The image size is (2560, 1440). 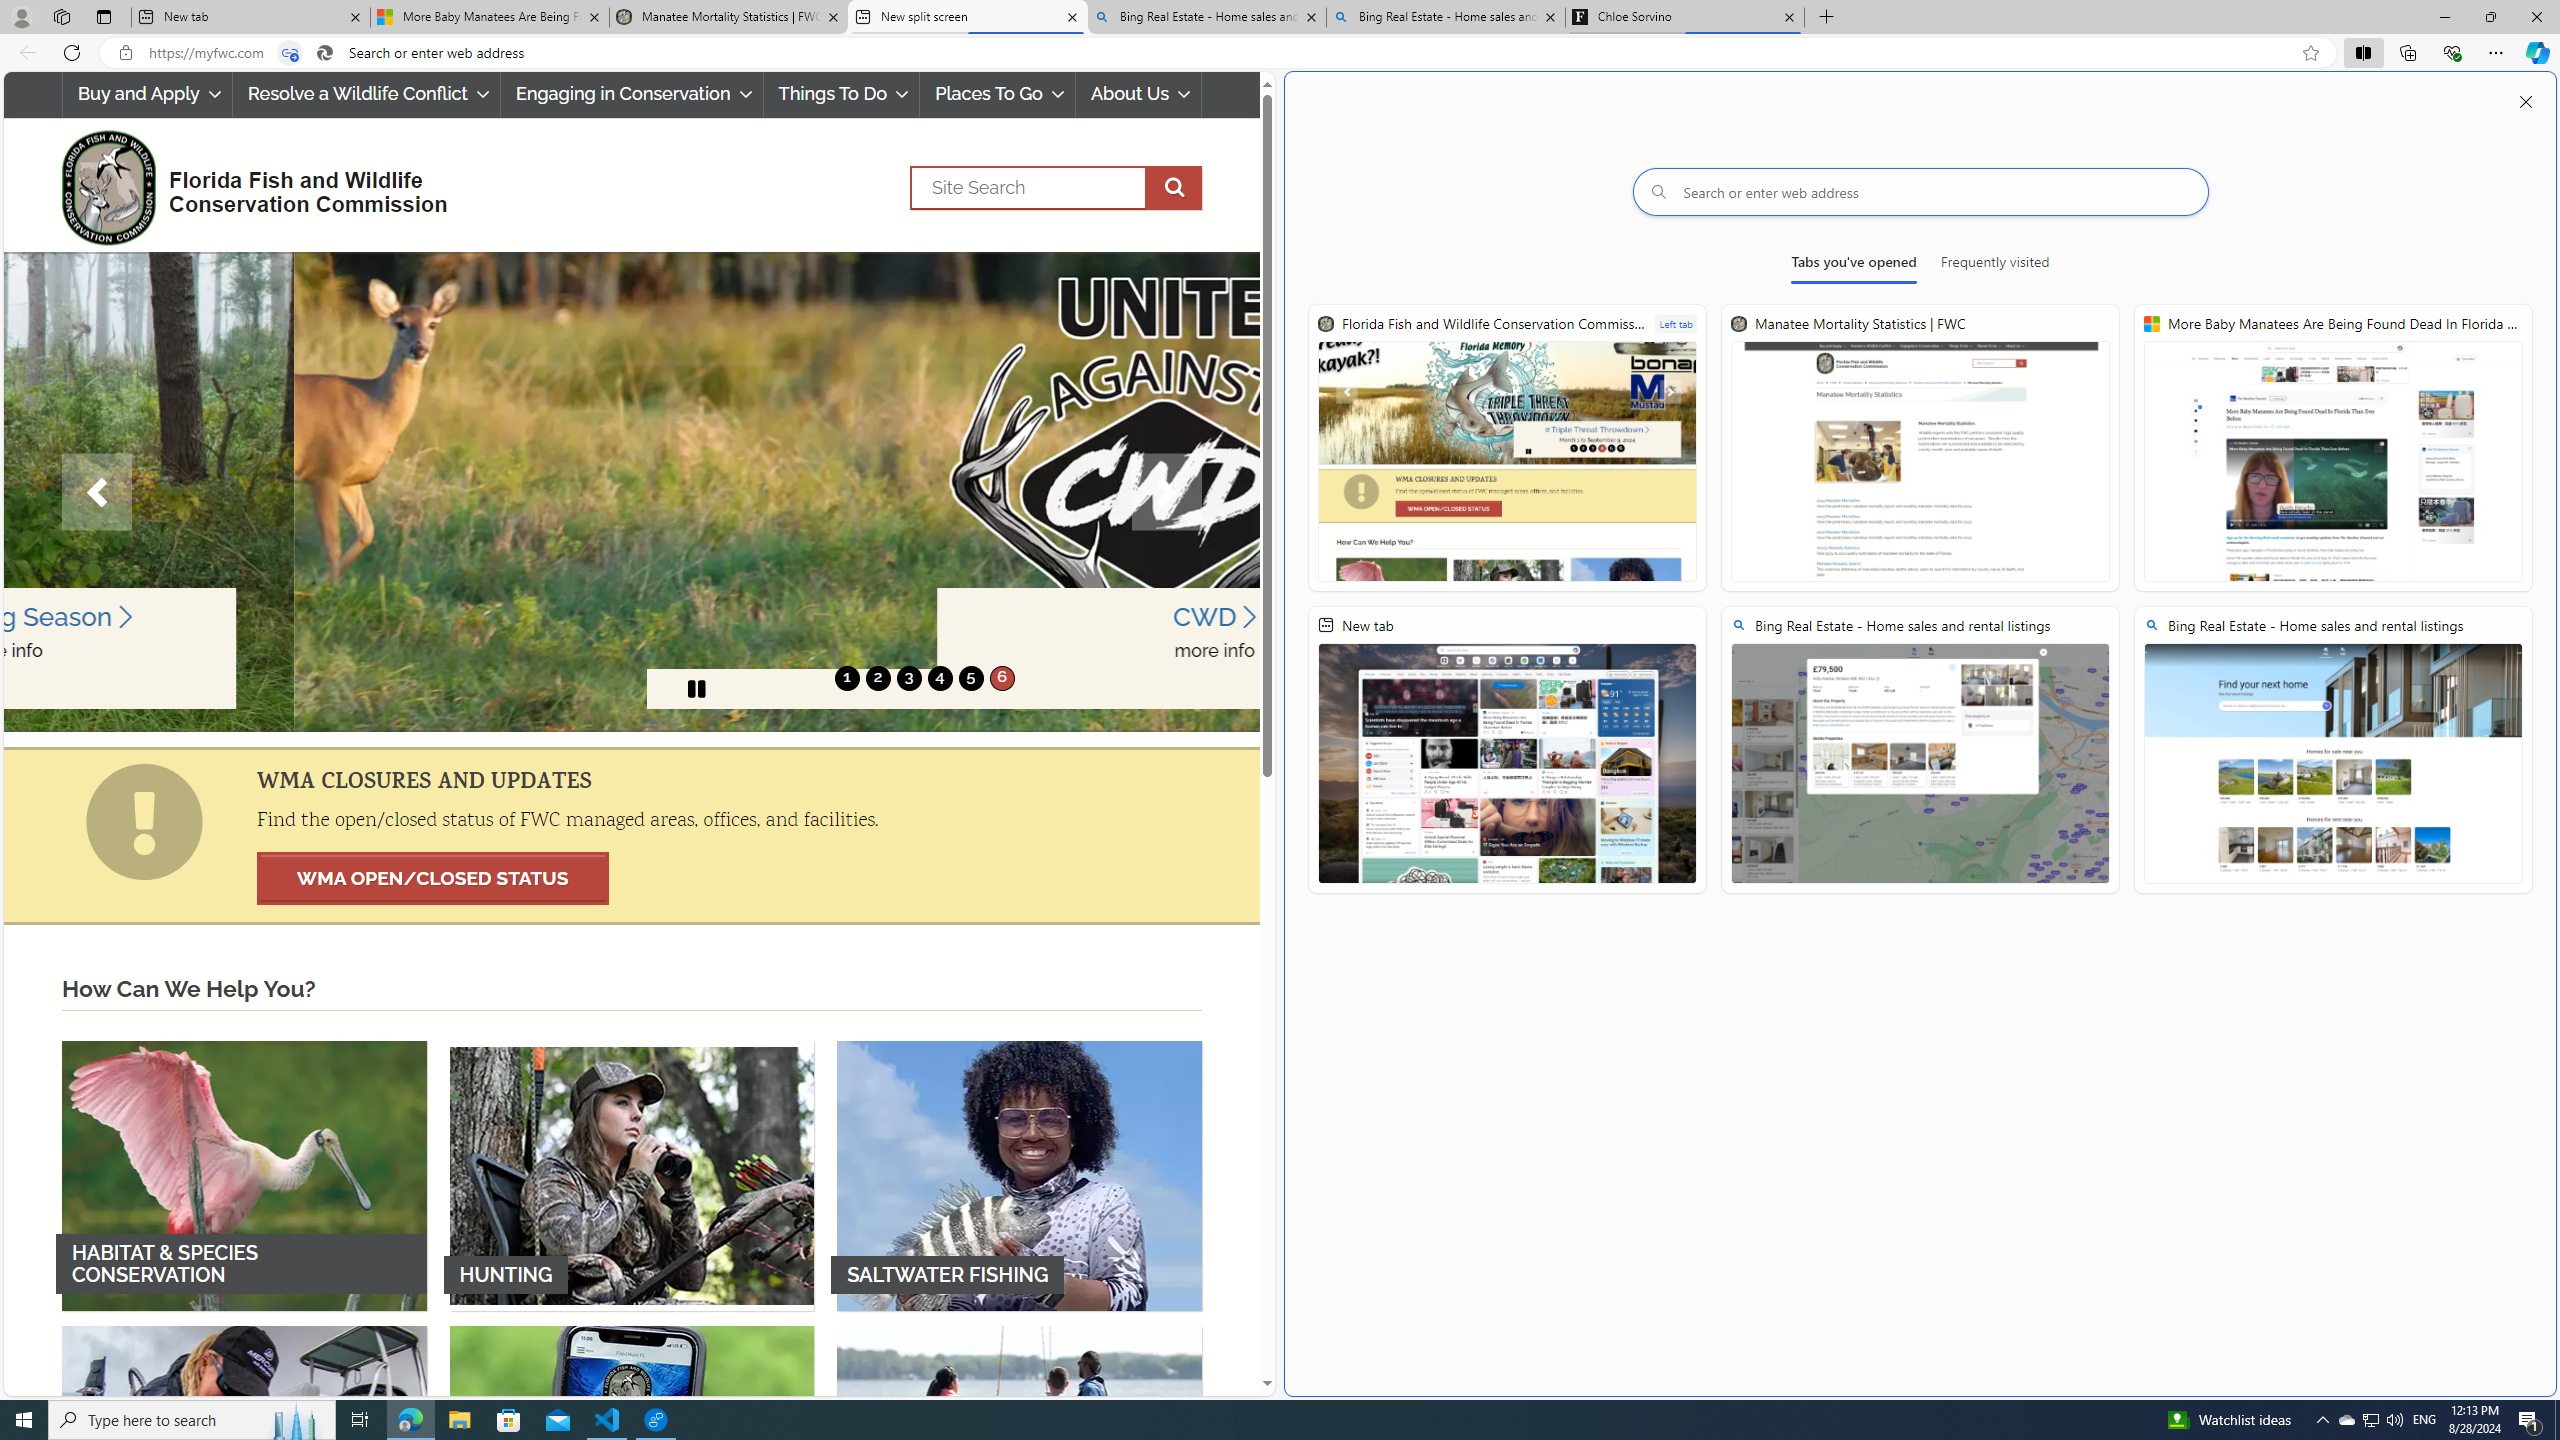 What do you see at coordinates (938, 677) in the screenshot?
I see `'move to slide 4'` at bounding box center [938, 677].